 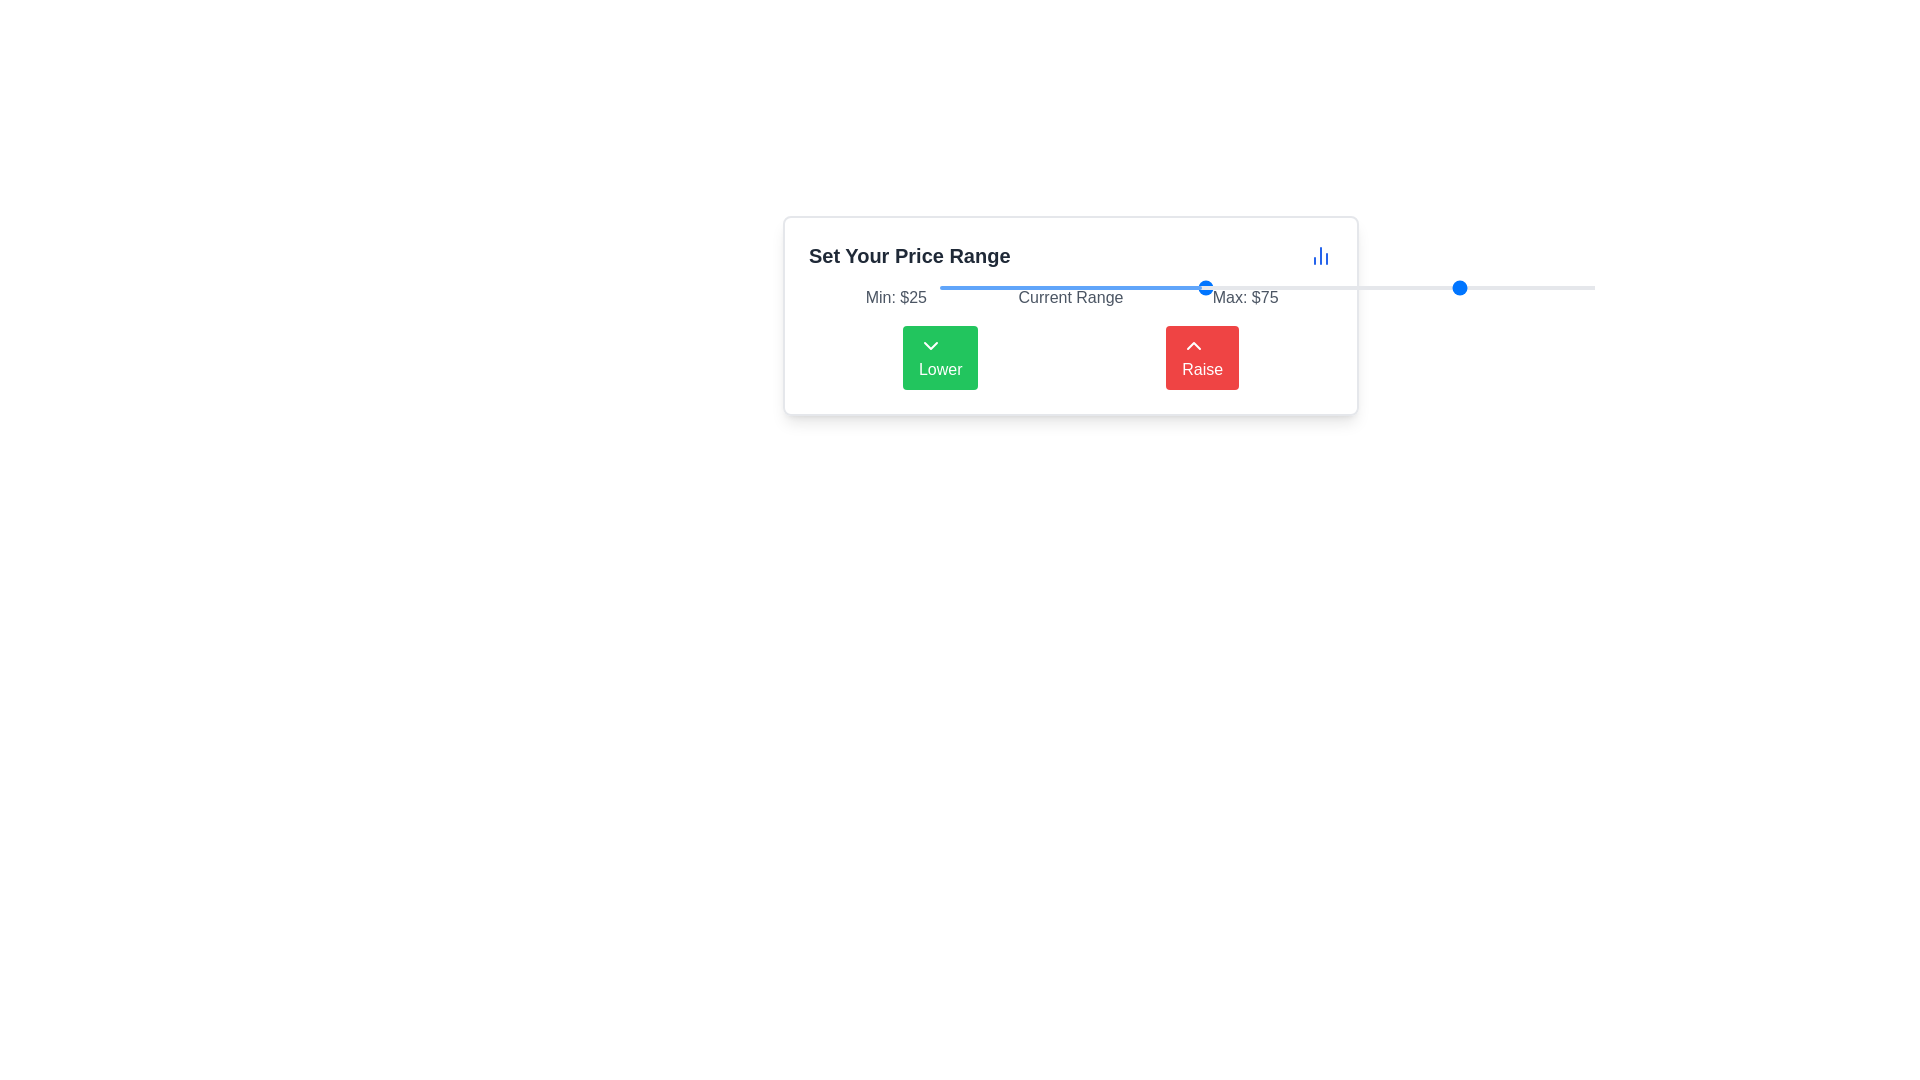 I want to click on the text display area that shows the entries 'Min: $25', 'Current Range', and 'Max: $75', which is located centrally below the heading 'Set Your Price Range', so click(x=1069, y=297).